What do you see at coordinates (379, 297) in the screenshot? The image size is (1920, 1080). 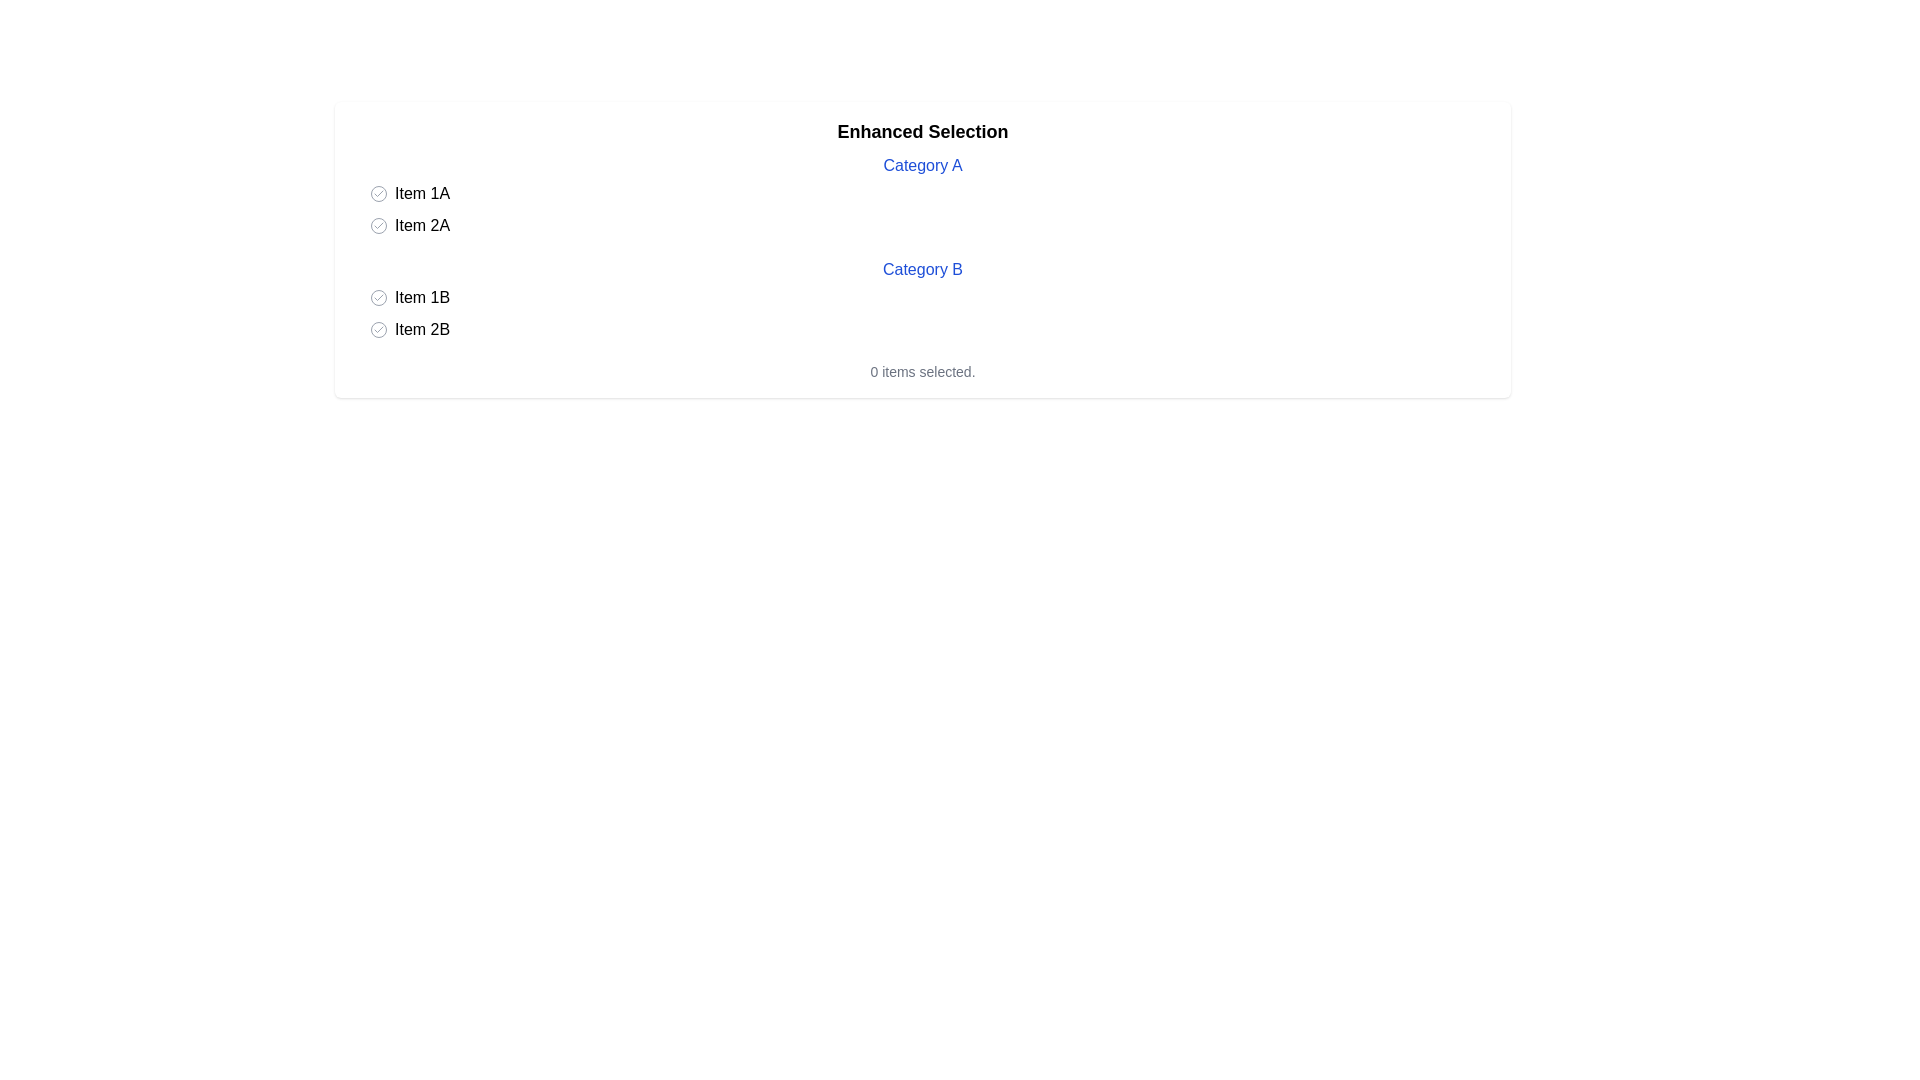 I see `the check icon indicating the selection state of the radio button for 'Item 1B'` at bounding box center [379, 297].